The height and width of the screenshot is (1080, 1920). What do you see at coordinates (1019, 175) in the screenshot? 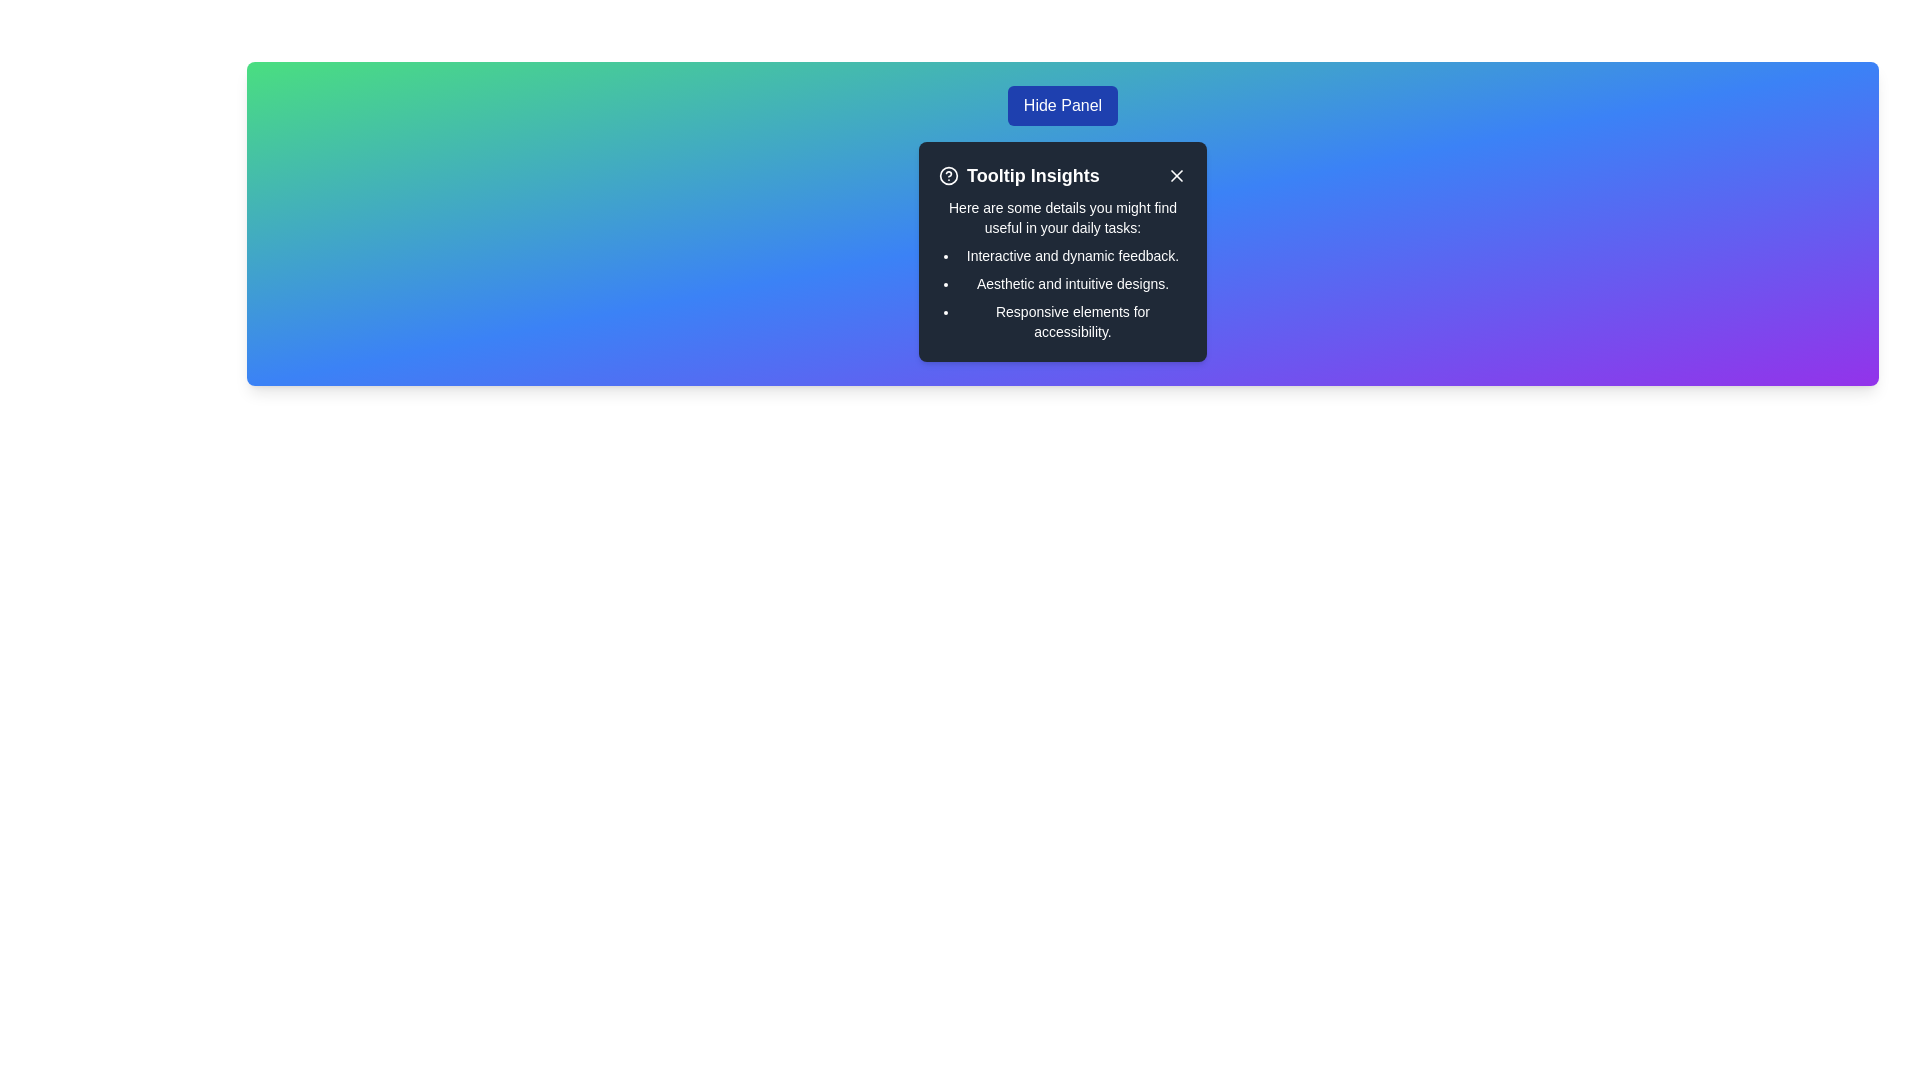
I see `the Text Label titled 'Tooltip Insights' which serves as the title for the card, located at the top-left of the card-like section` at bounding box center [1019, 175].